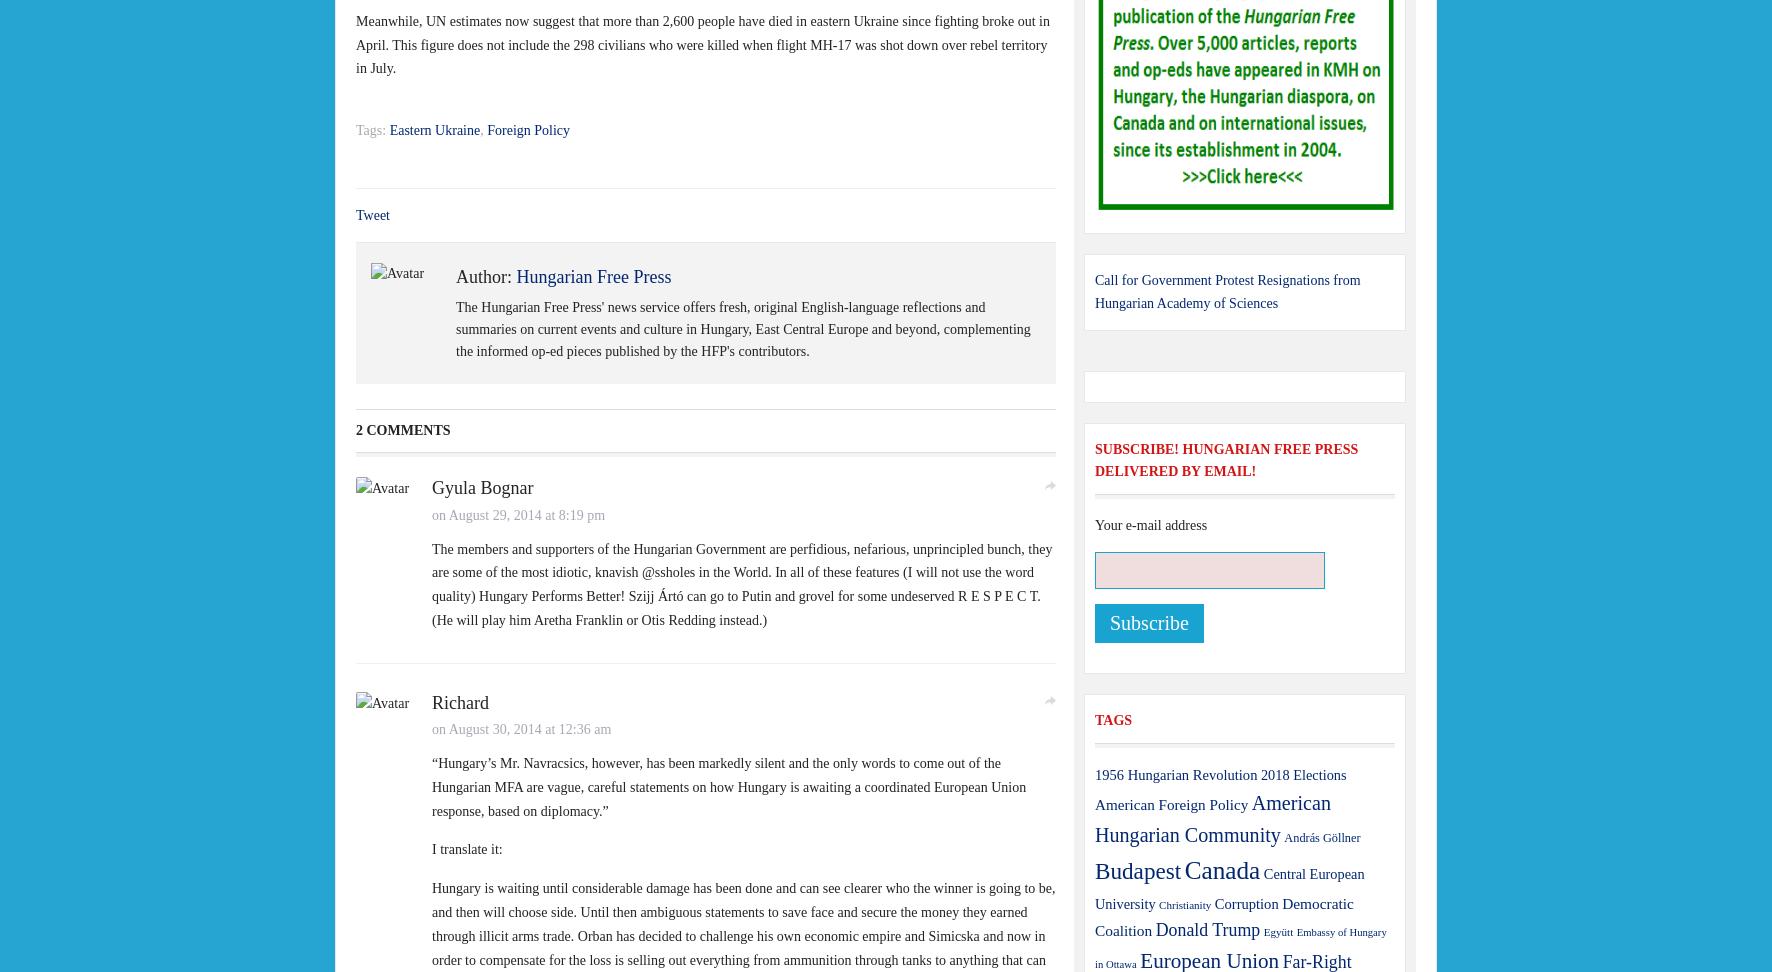  I want to click on '“Hungary’s Mr. Navracsics, however, has been markedly silent and the only words to come out of the Hungarian MFA are vague, careful statements on how Hungary is awaiting a coordinated European Union response, based on diplomacy.”', so click(728, 787).